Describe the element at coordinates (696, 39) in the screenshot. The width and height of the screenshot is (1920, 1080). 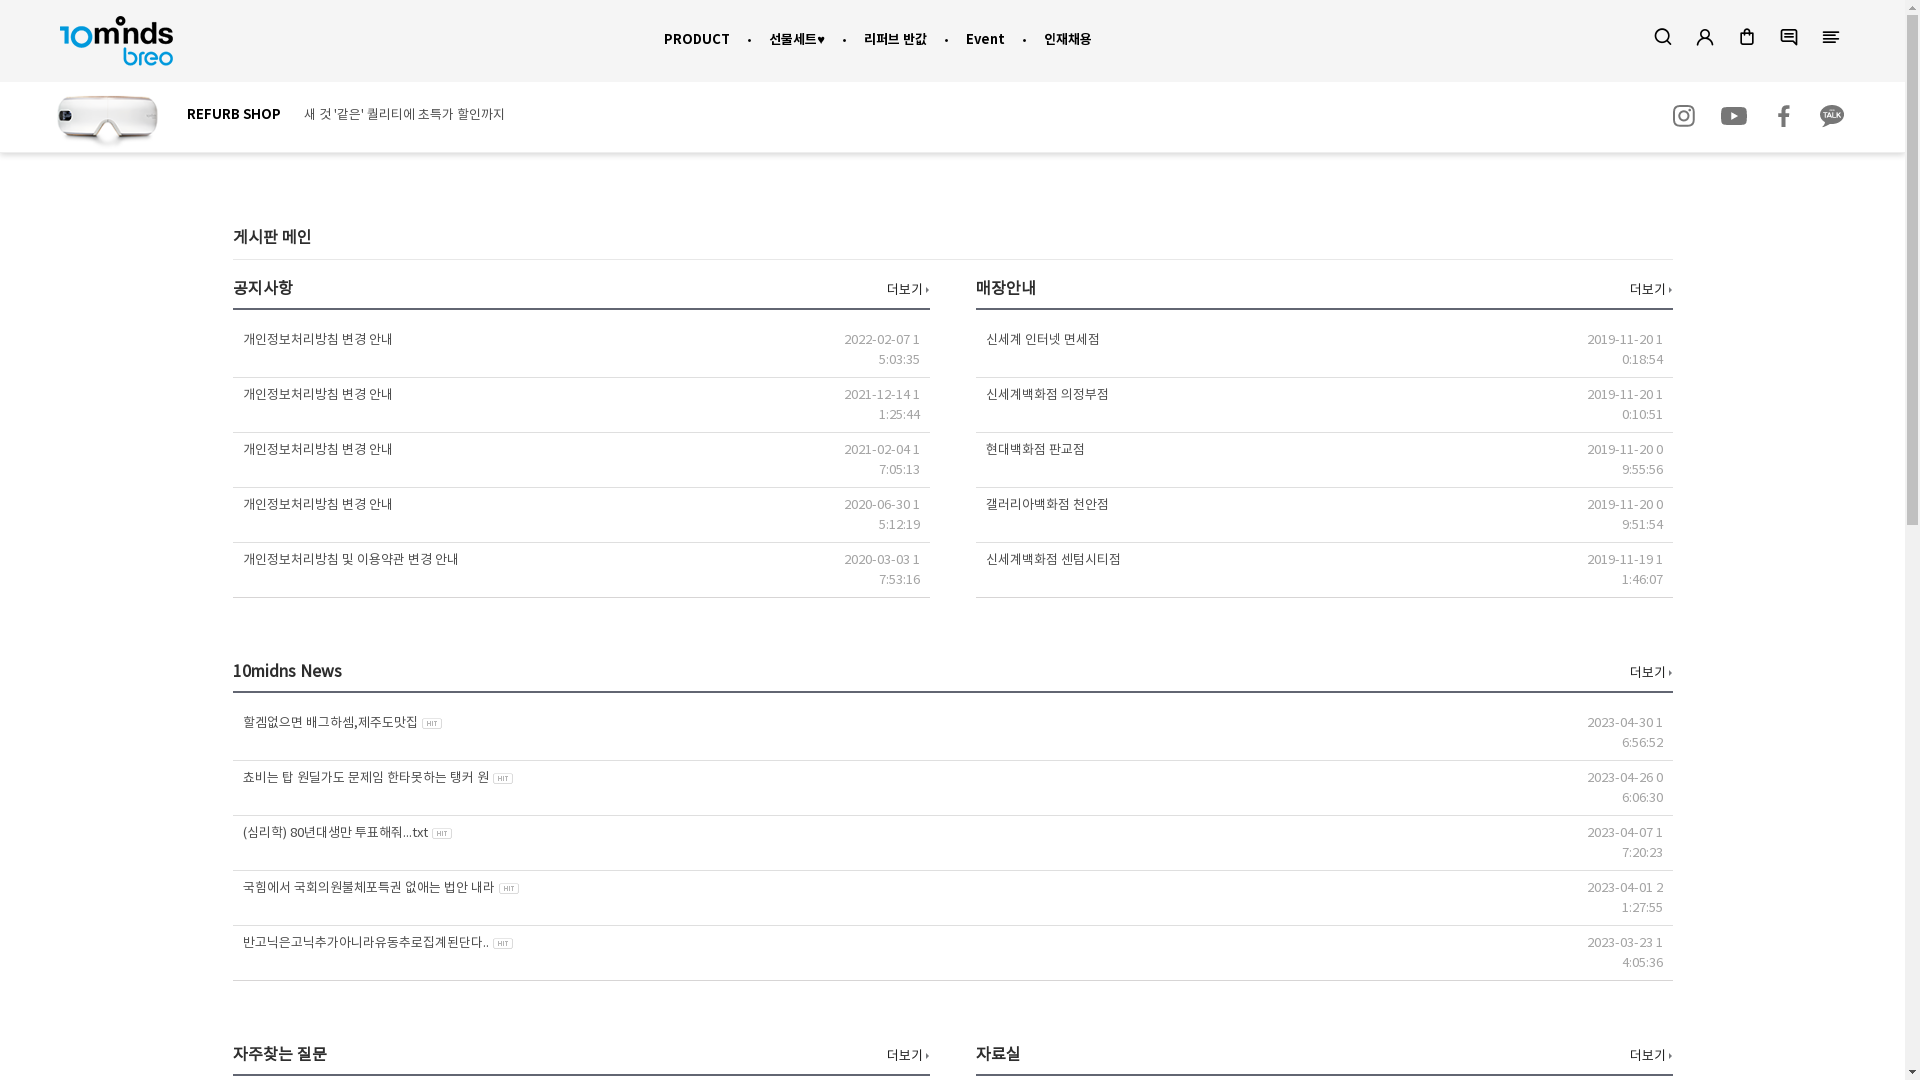
I see `'PRODUCT'` at that location.